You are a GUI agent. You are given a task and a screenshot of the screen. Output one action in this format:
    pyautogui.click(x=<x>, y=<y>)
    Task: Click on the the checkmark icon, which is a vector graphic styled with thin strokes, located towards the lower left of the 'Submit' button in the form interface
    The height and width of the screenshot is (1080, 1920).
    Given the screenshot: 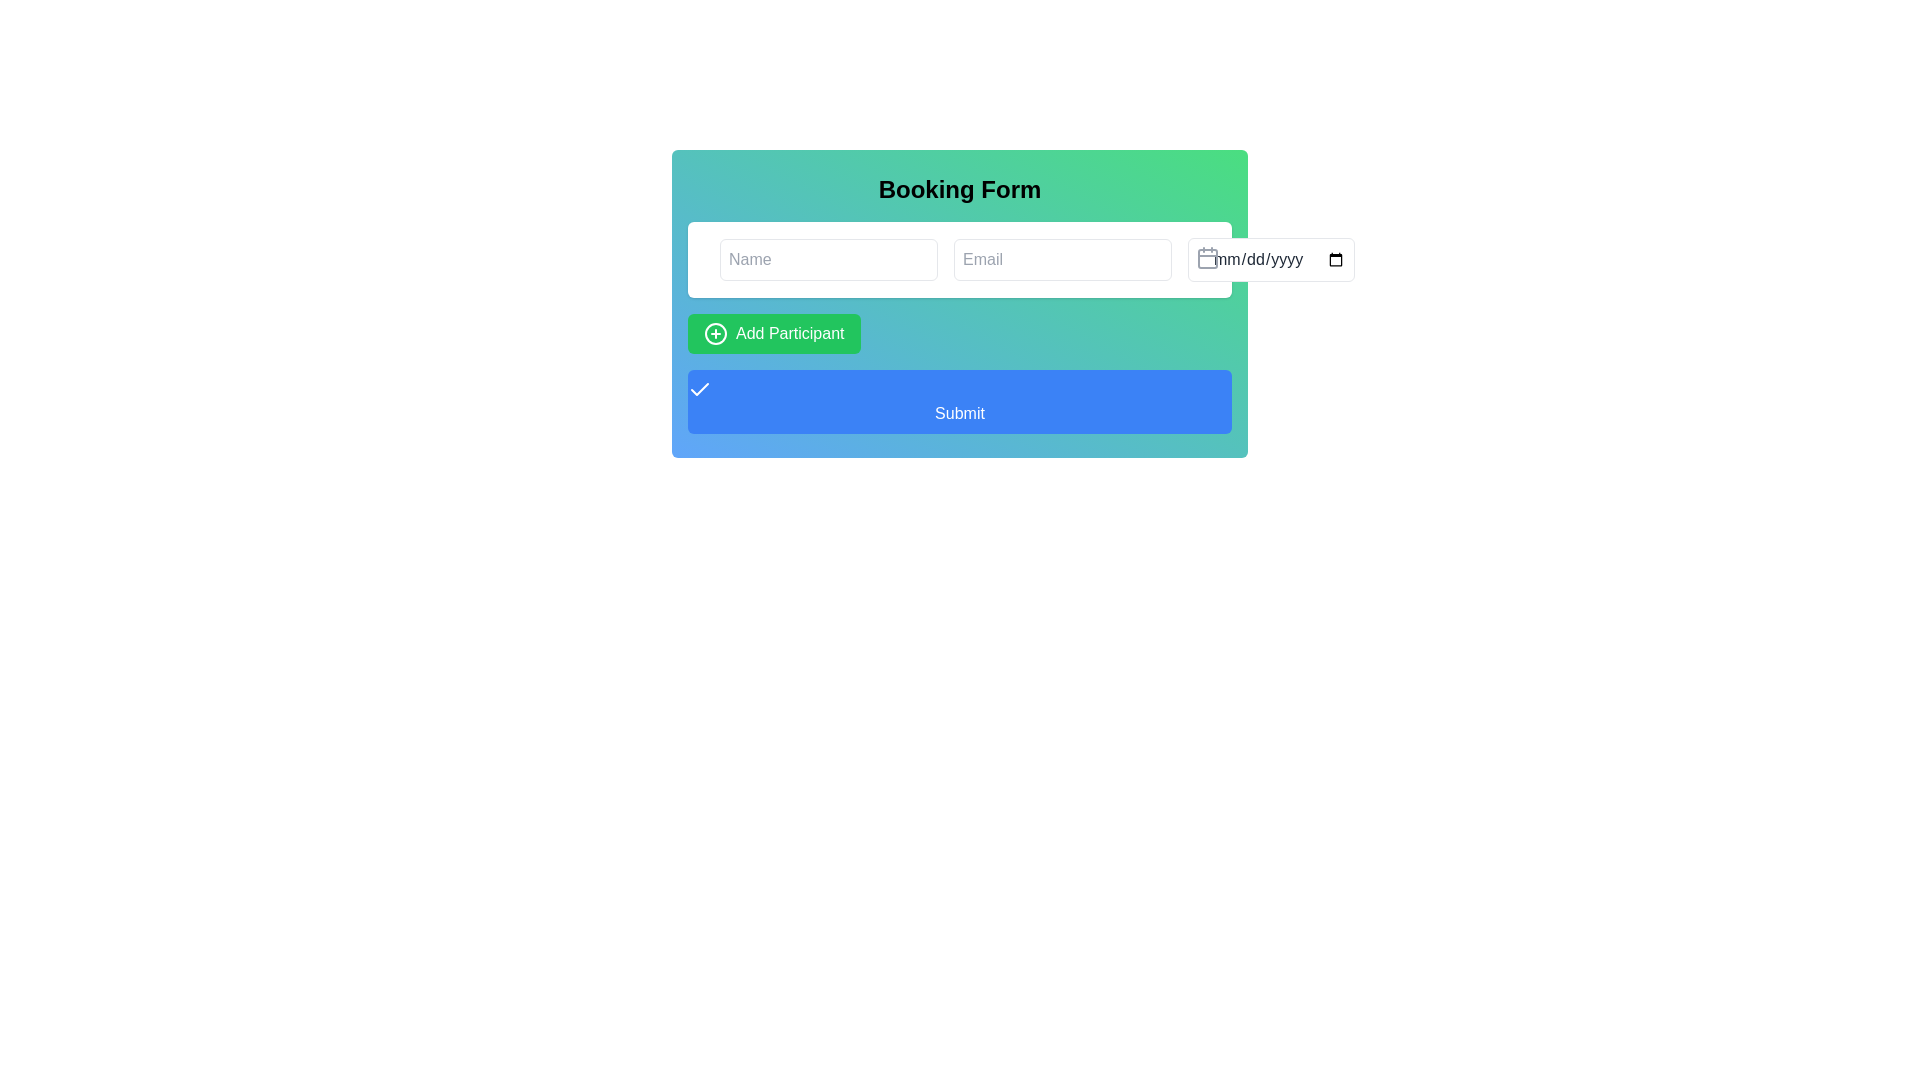 What is the action you would take?
    pyautogui.click(x=700, y=389)
    